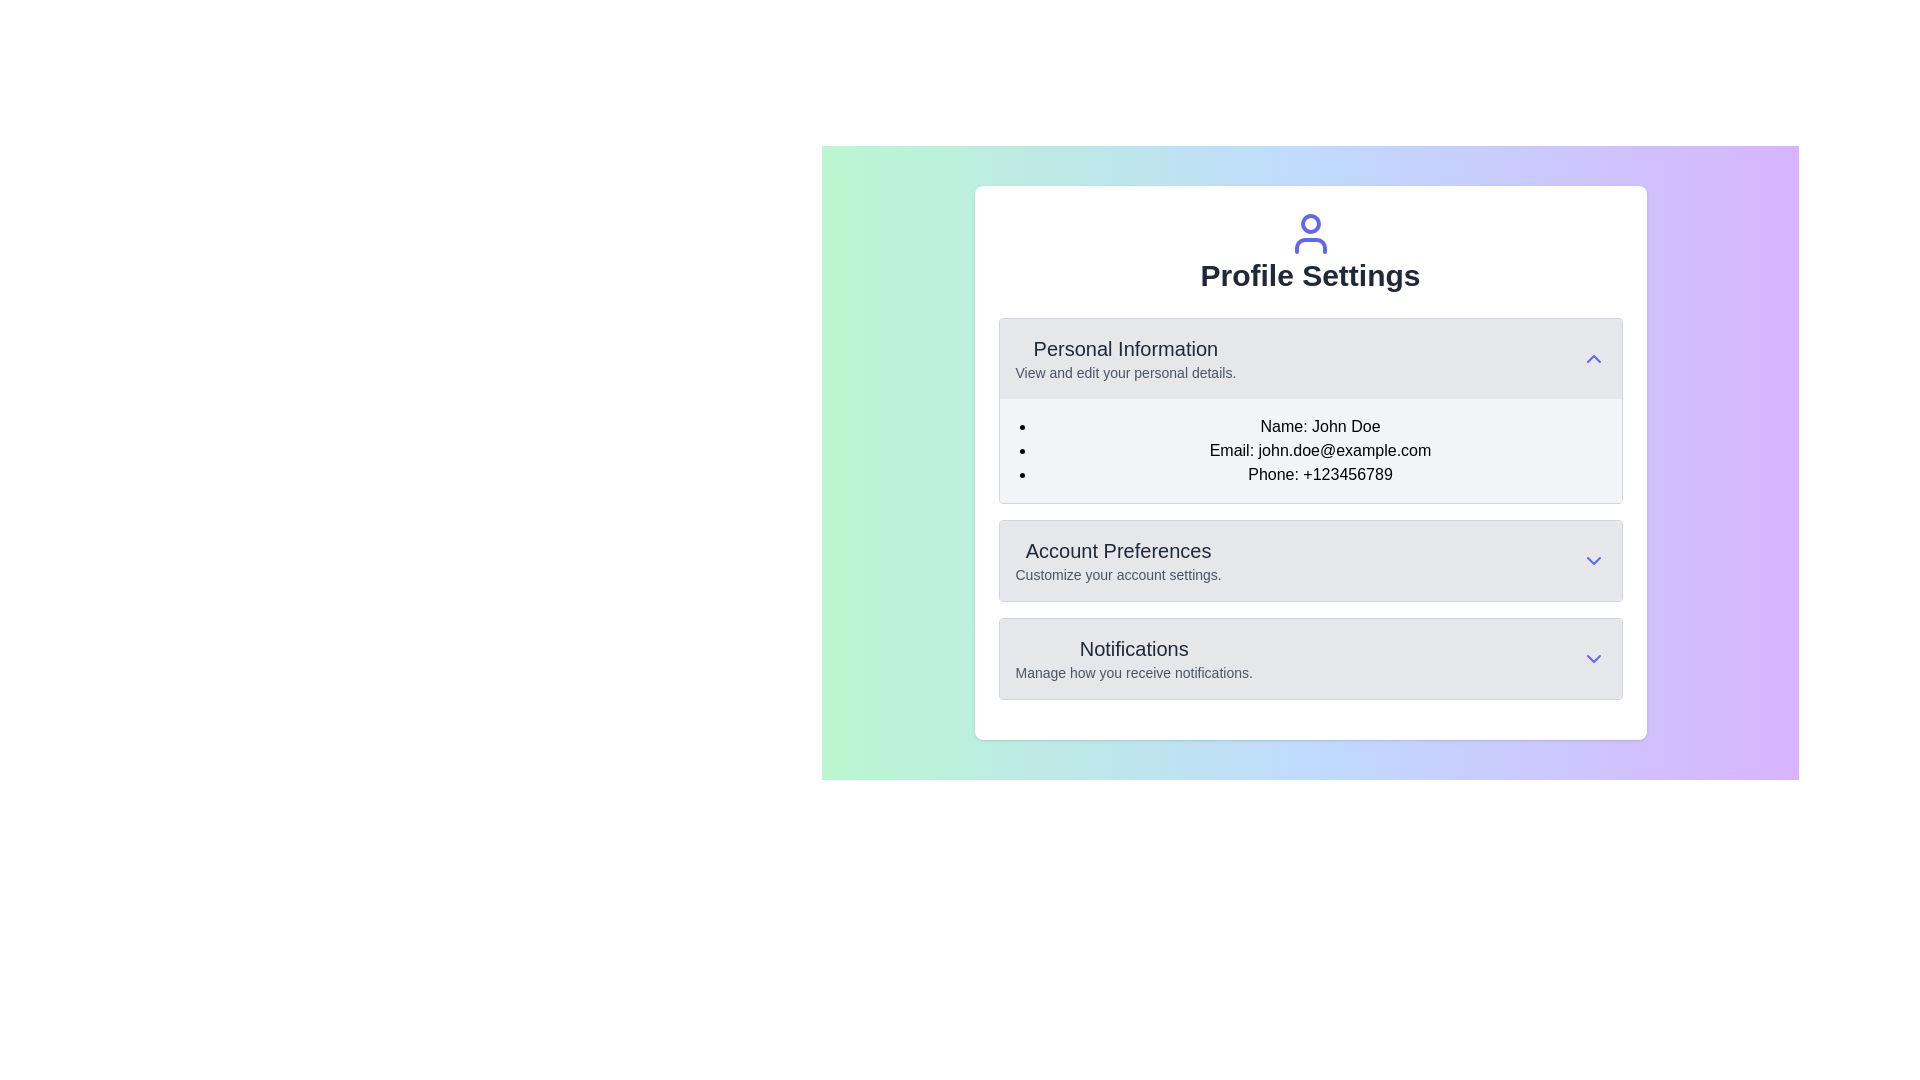 The height and width of the screenshot is (1080, 1920). What do you see at coordinates (1117, 551) in the screenshot?
I see `the section heading for 'Account Preferences' located near the top-center of the interface, directly below 'Personal Information' and above 'Notifications'` at bounding box center [1117, 551].